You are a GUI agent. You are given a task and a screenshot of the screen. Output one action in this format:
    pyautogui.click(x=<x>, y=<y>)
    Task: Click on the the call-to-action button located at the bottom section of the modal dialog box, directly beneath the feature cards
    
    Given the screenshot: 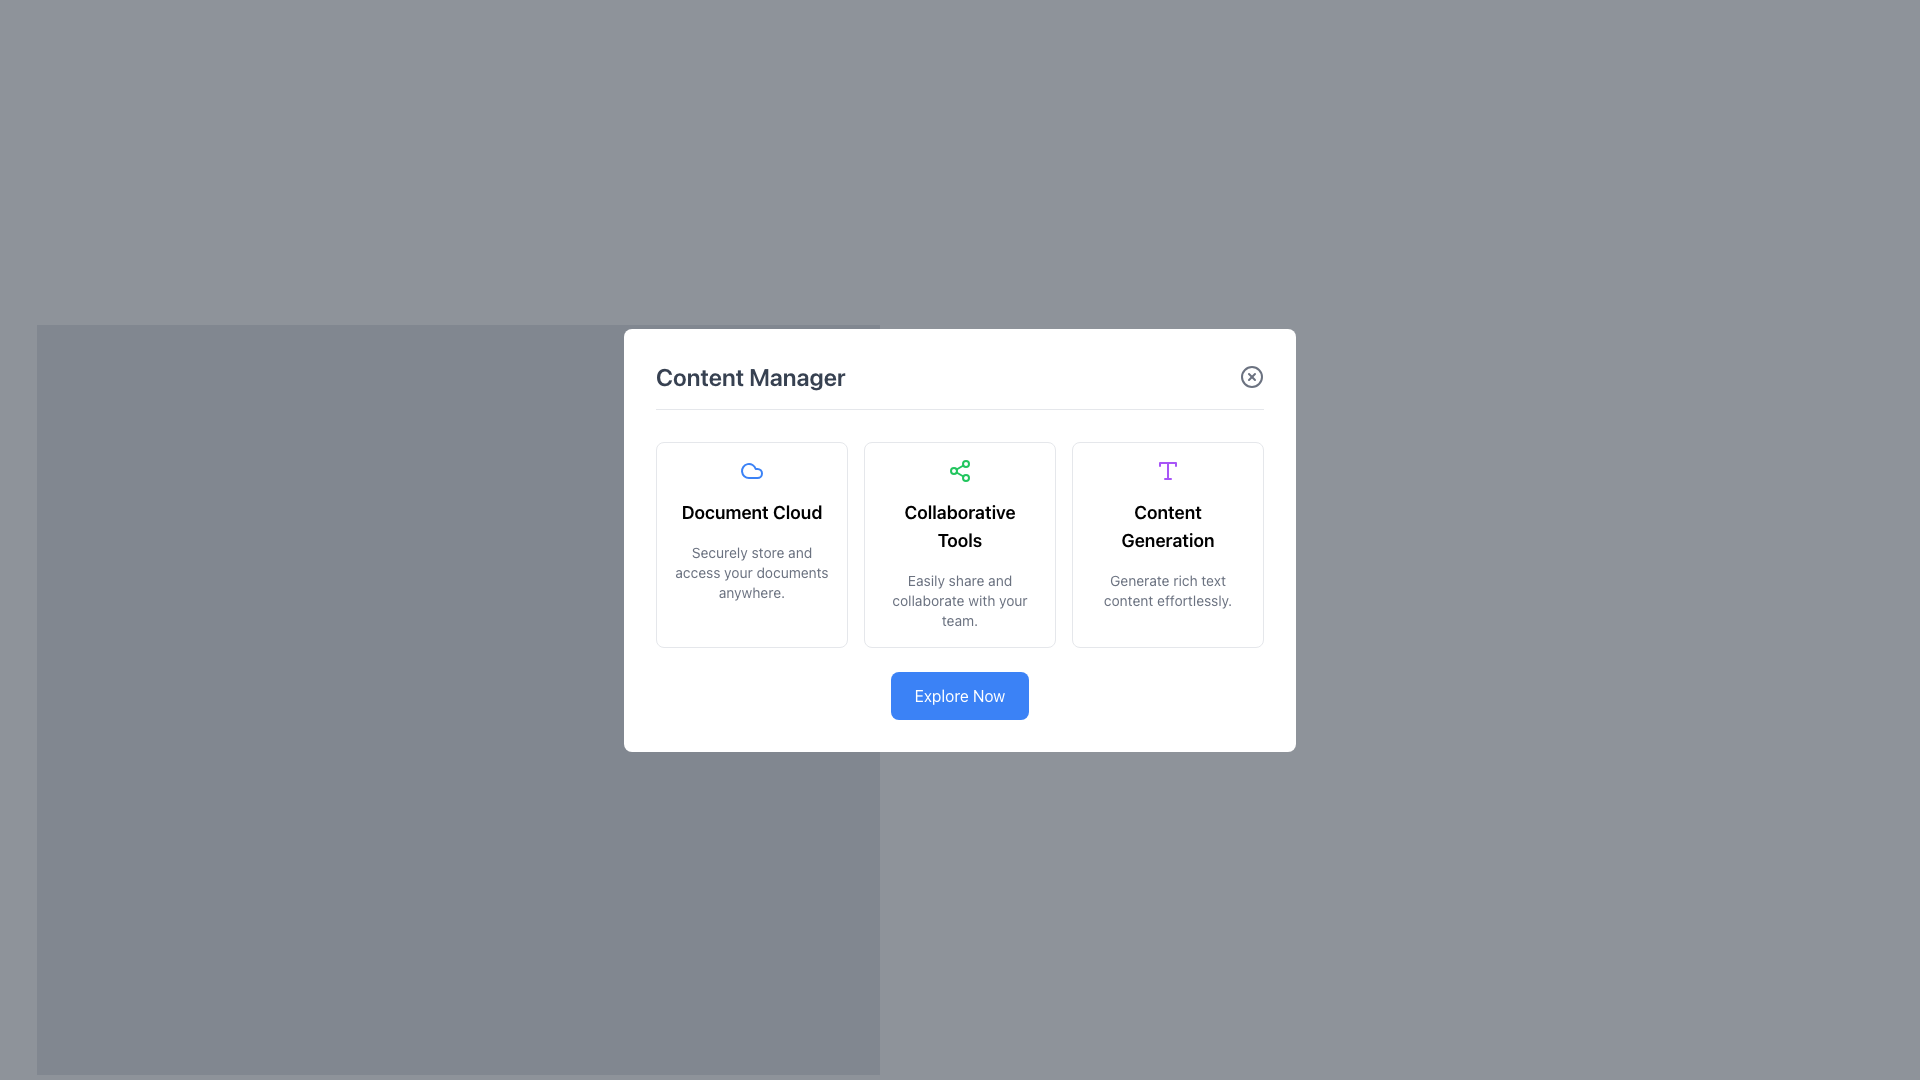 What is the action you would take?
    pyautogui.click(x=960, y=693)
    